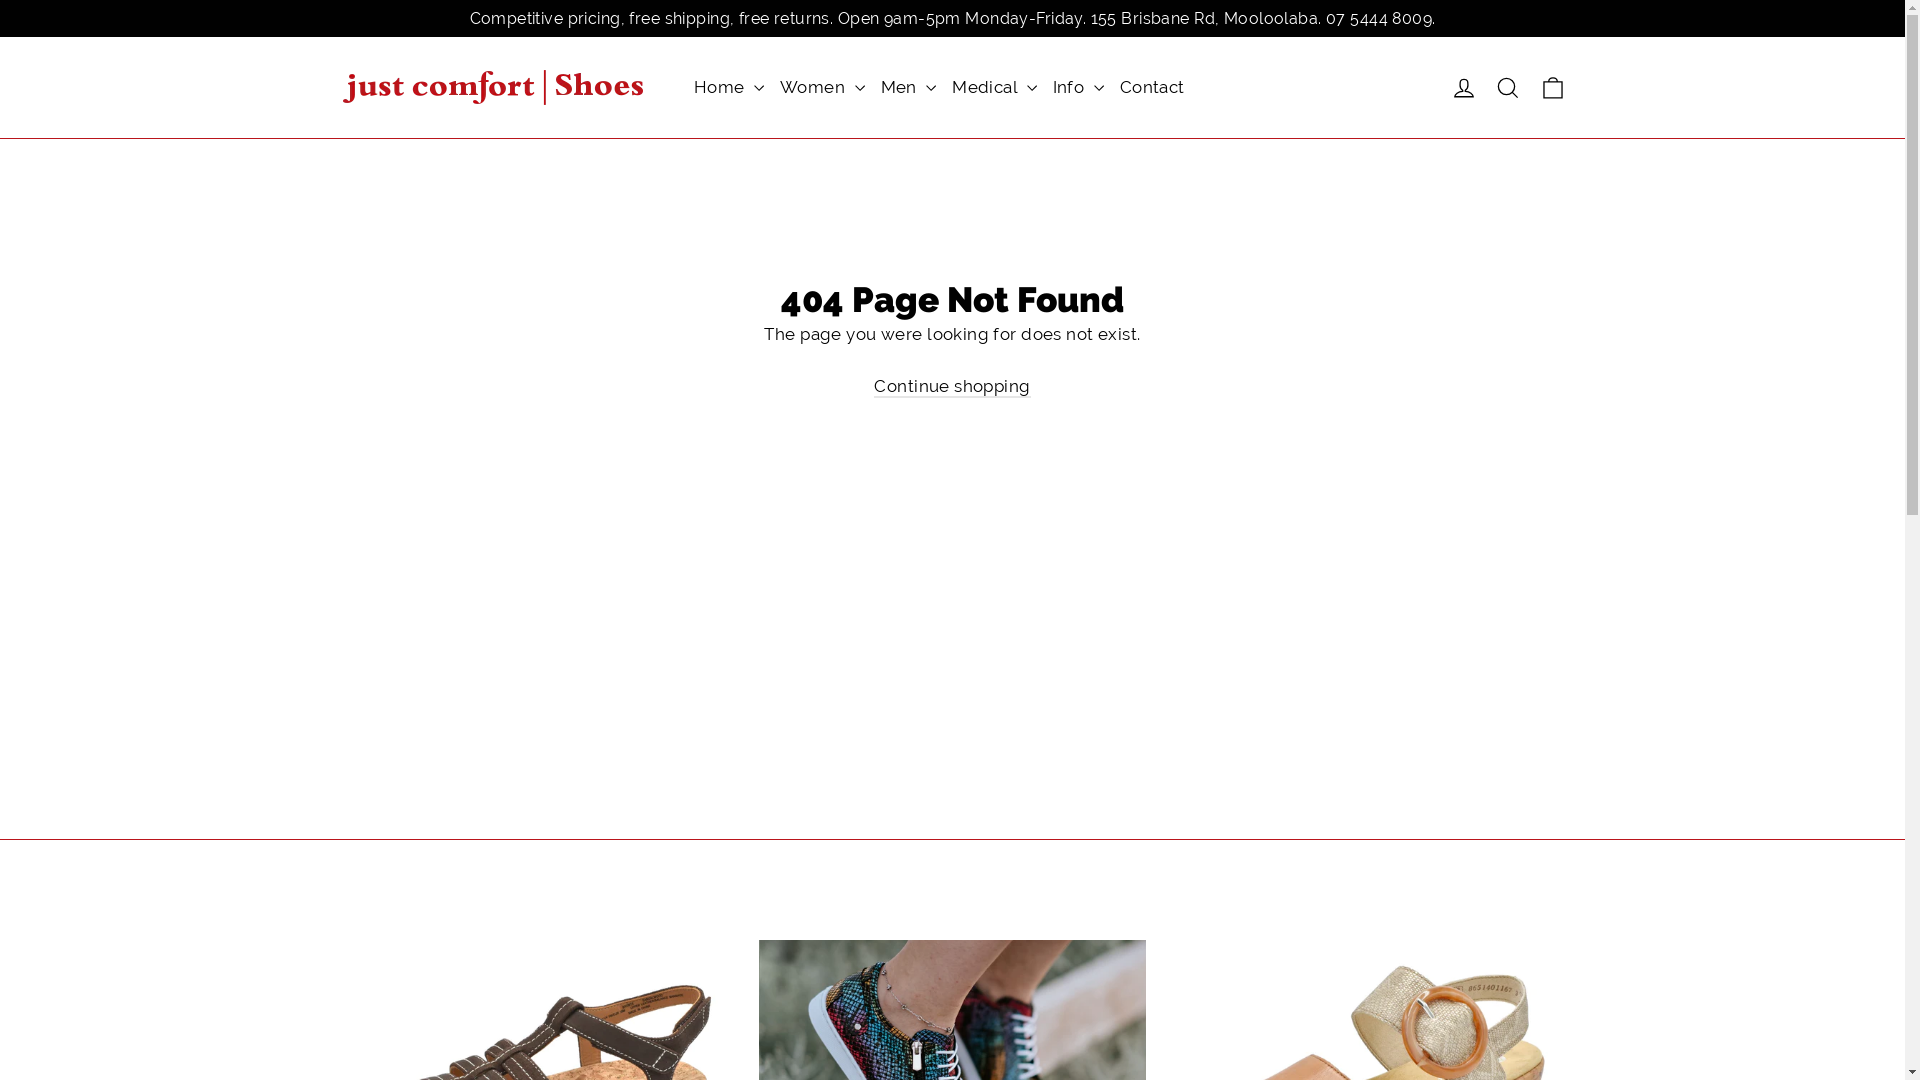  What do you see at coordinates (771, 86) in the screenshot?
I see `'Women'` at bounding box center [771, 86].